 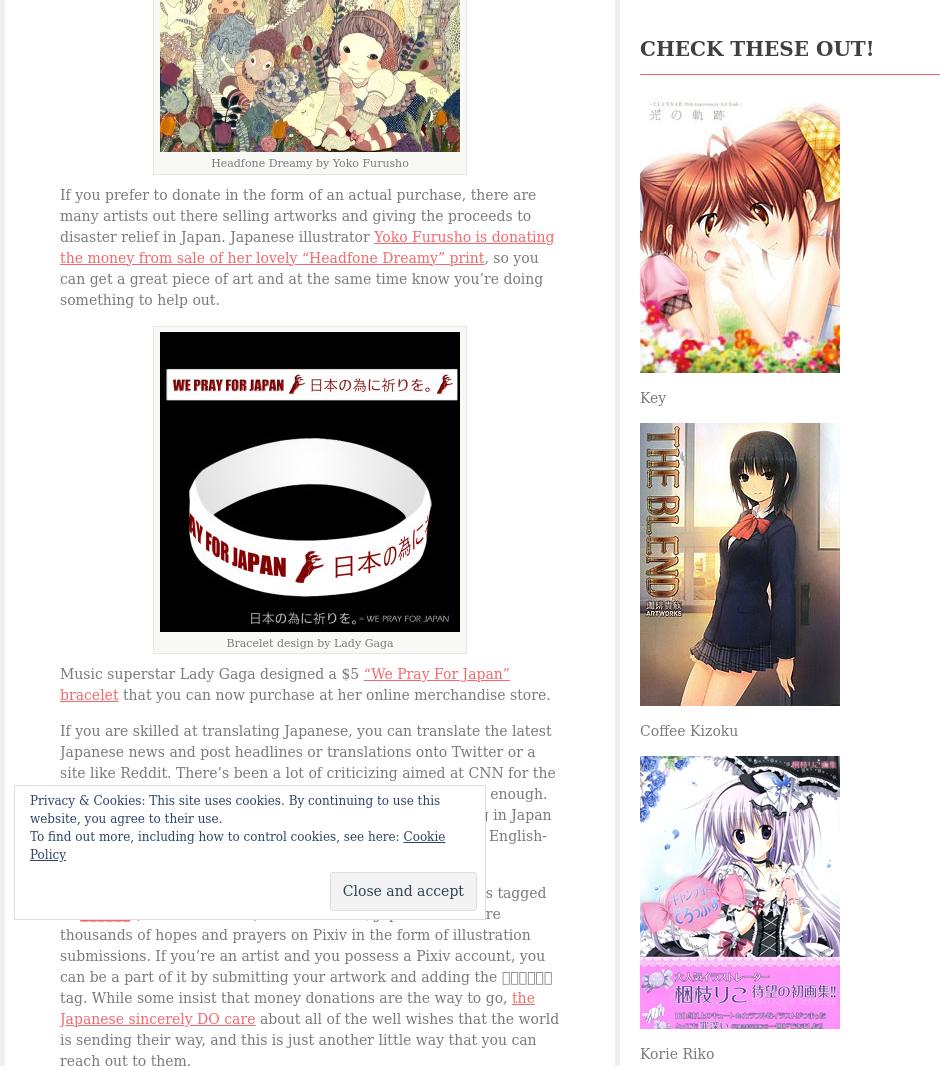 What do you see at coordinates (237, 845) in the screenshot?
I see `'Cookie Policy'` at bounding box center [237, 845].